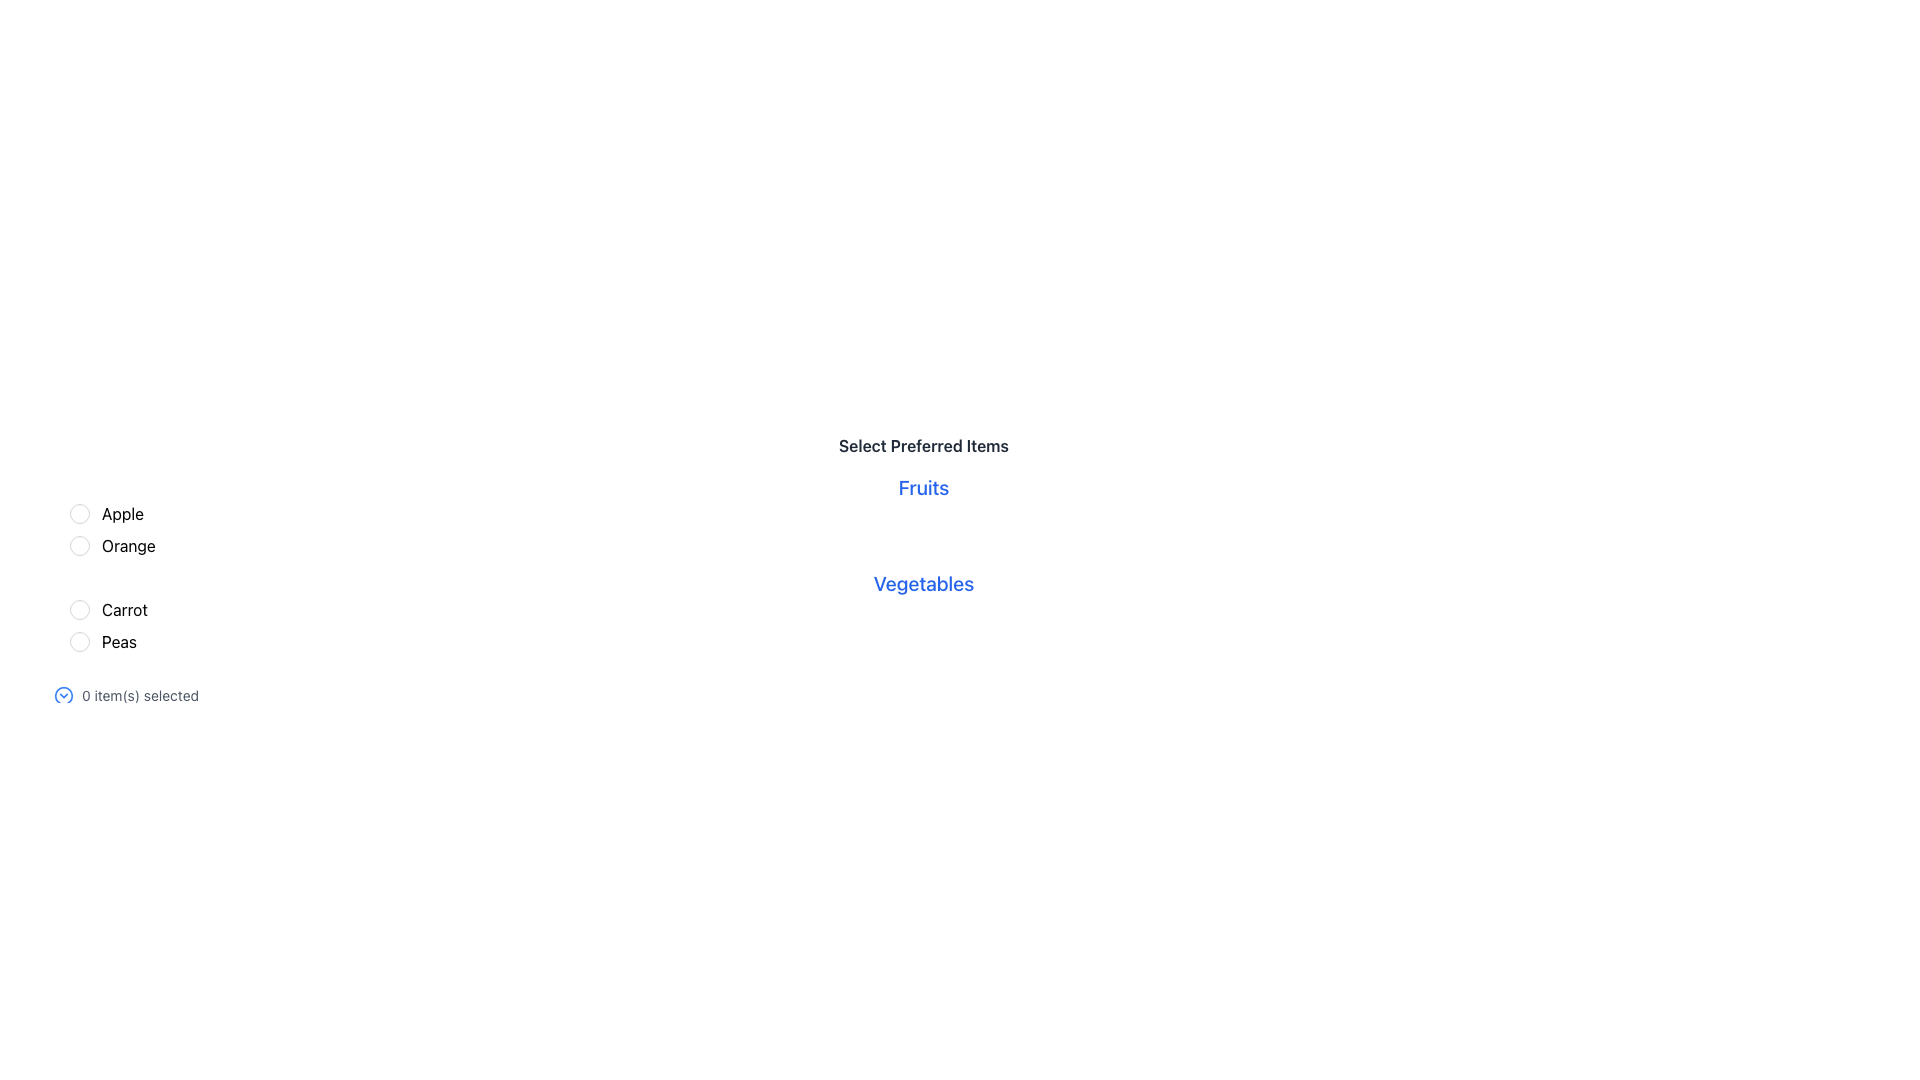 This screenshot has width=1920, height=1080. I want to click on the 'Apple' radio button located in the 'Fruits' section, so click(930, 512).